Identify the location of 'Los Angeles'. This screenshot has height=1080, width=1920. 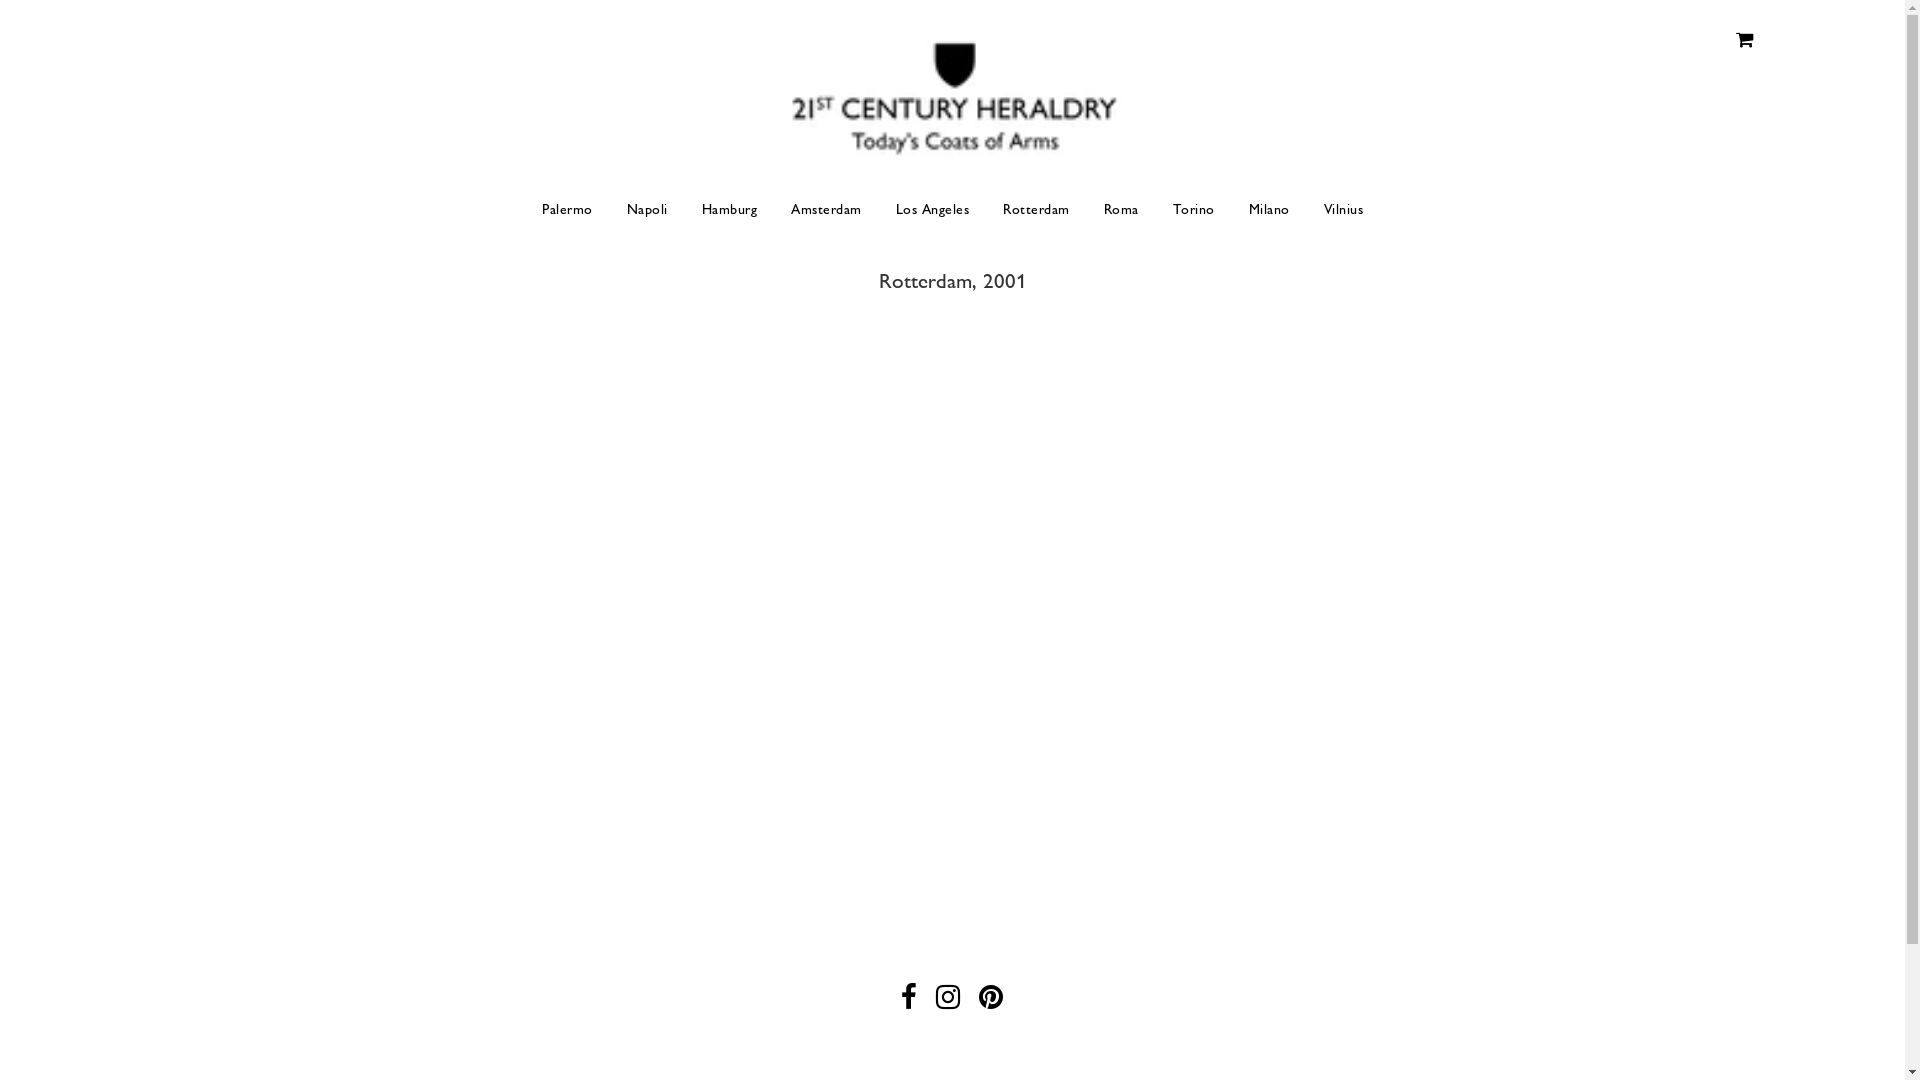
(879, 209).